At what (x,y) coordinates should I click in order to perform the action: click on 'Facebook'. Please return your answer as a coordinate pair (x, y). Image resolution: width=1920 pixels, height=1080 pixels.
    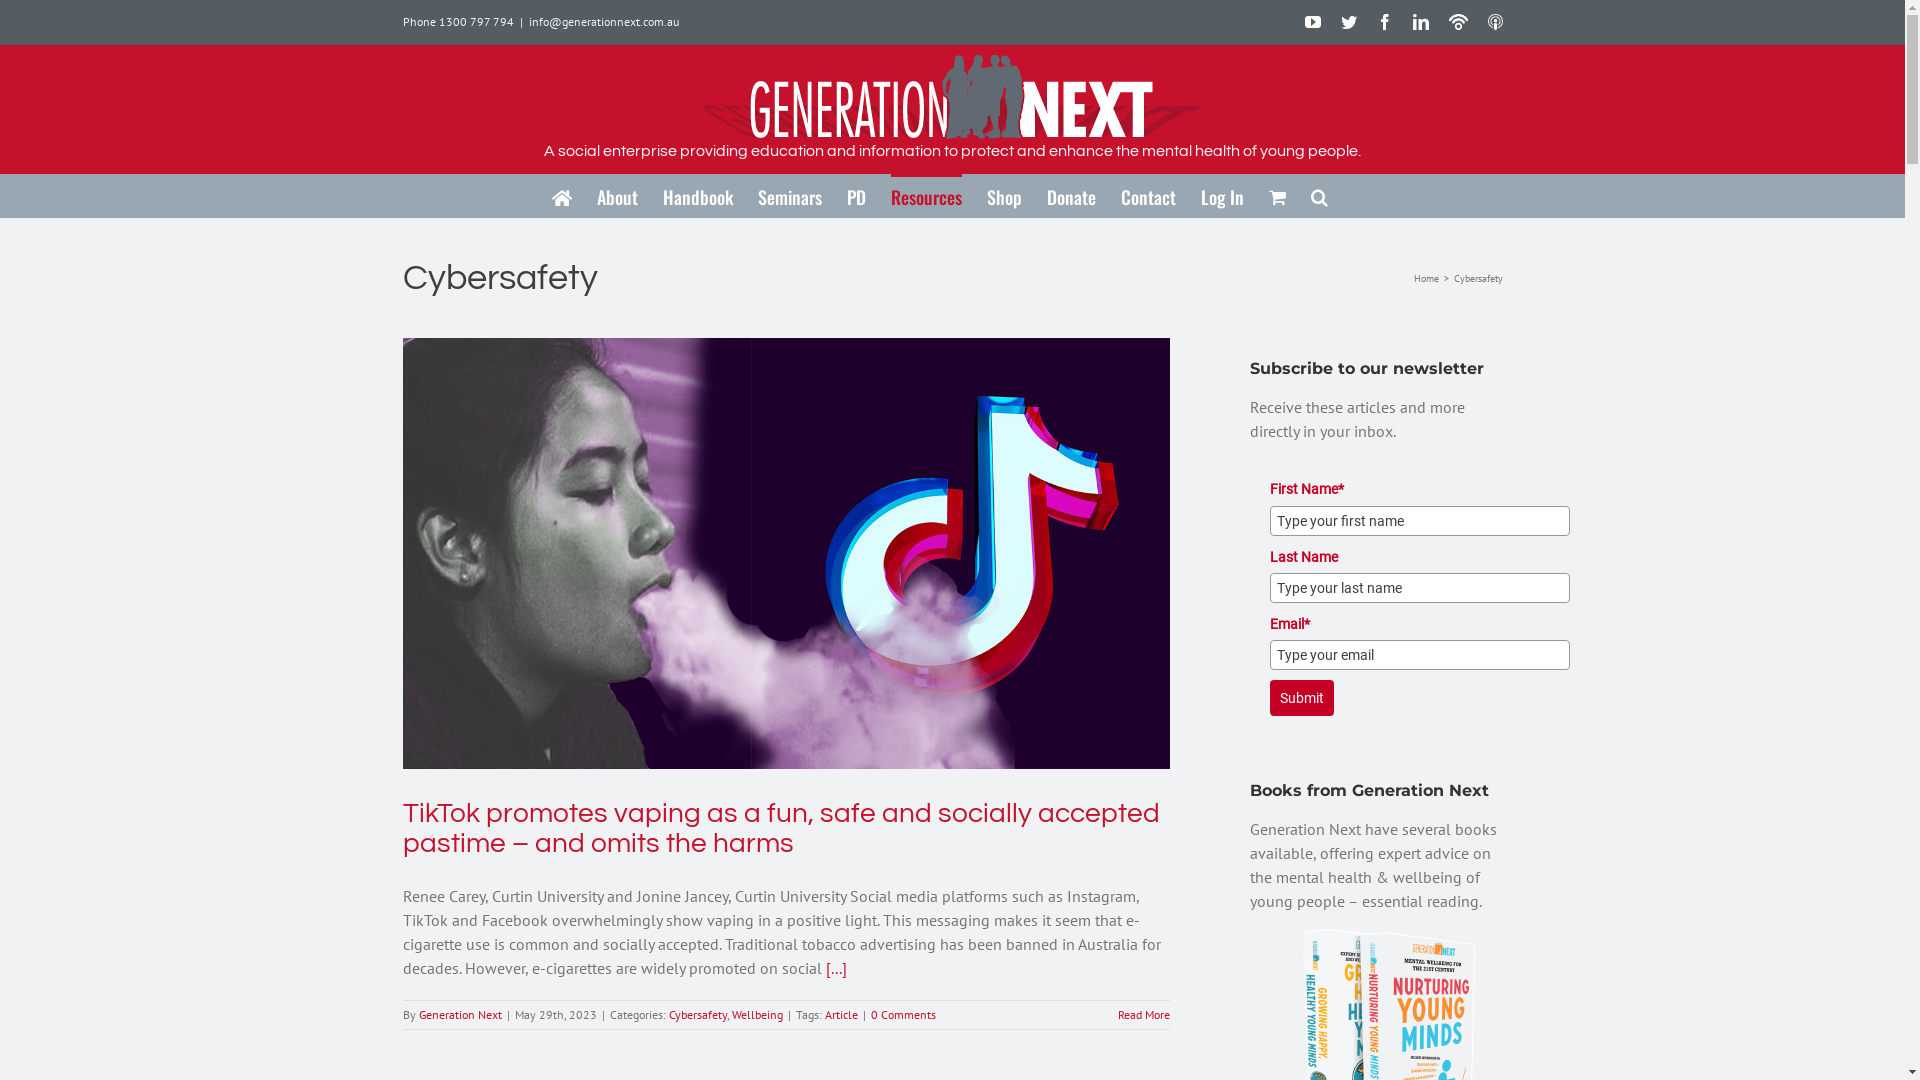
    Looking at the image, I should click on (1384, 22).